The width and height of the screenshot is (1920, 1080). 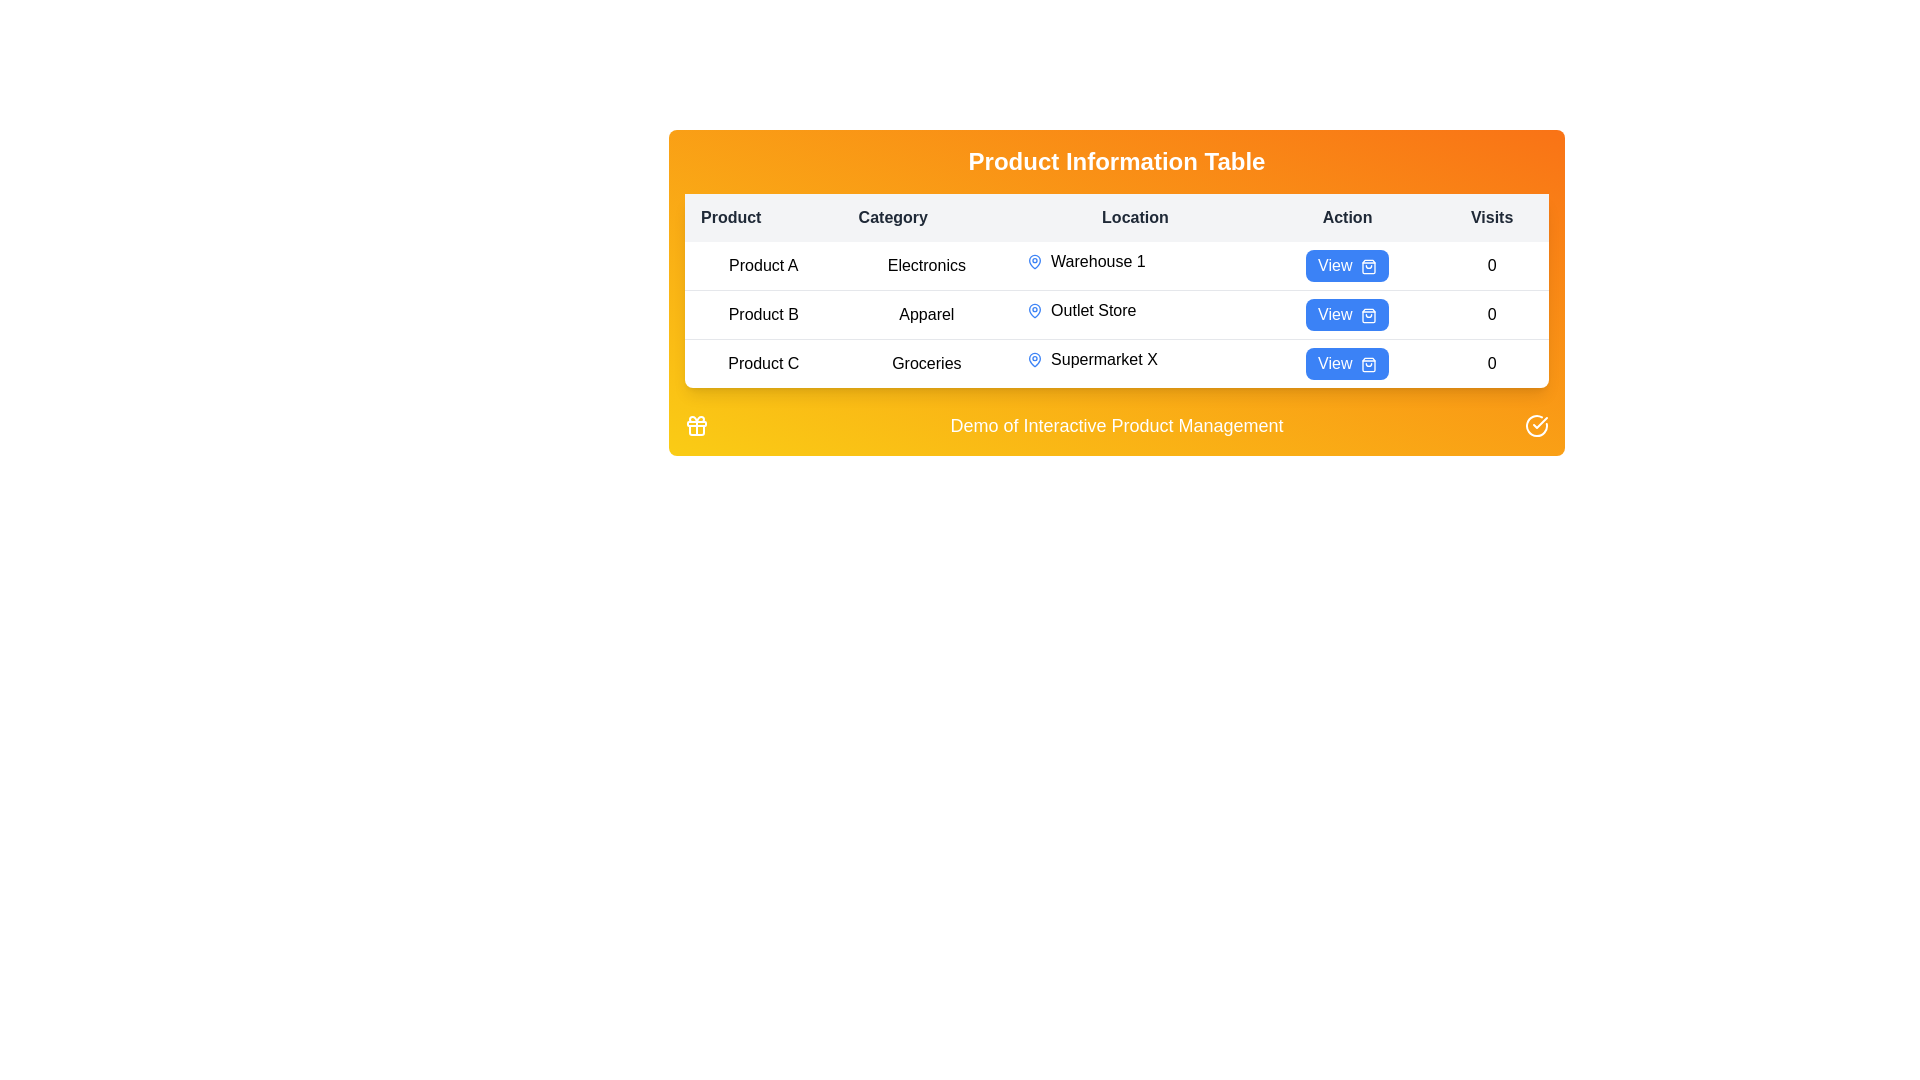 What do you see at coordinates (1367, 315) in the screenshot?
I see `the appearance of the shopping bag icon located at the right-most edge of the blue 'View' button in the Action column of the middle row in the product information section` at bounding box center [1367, 315].